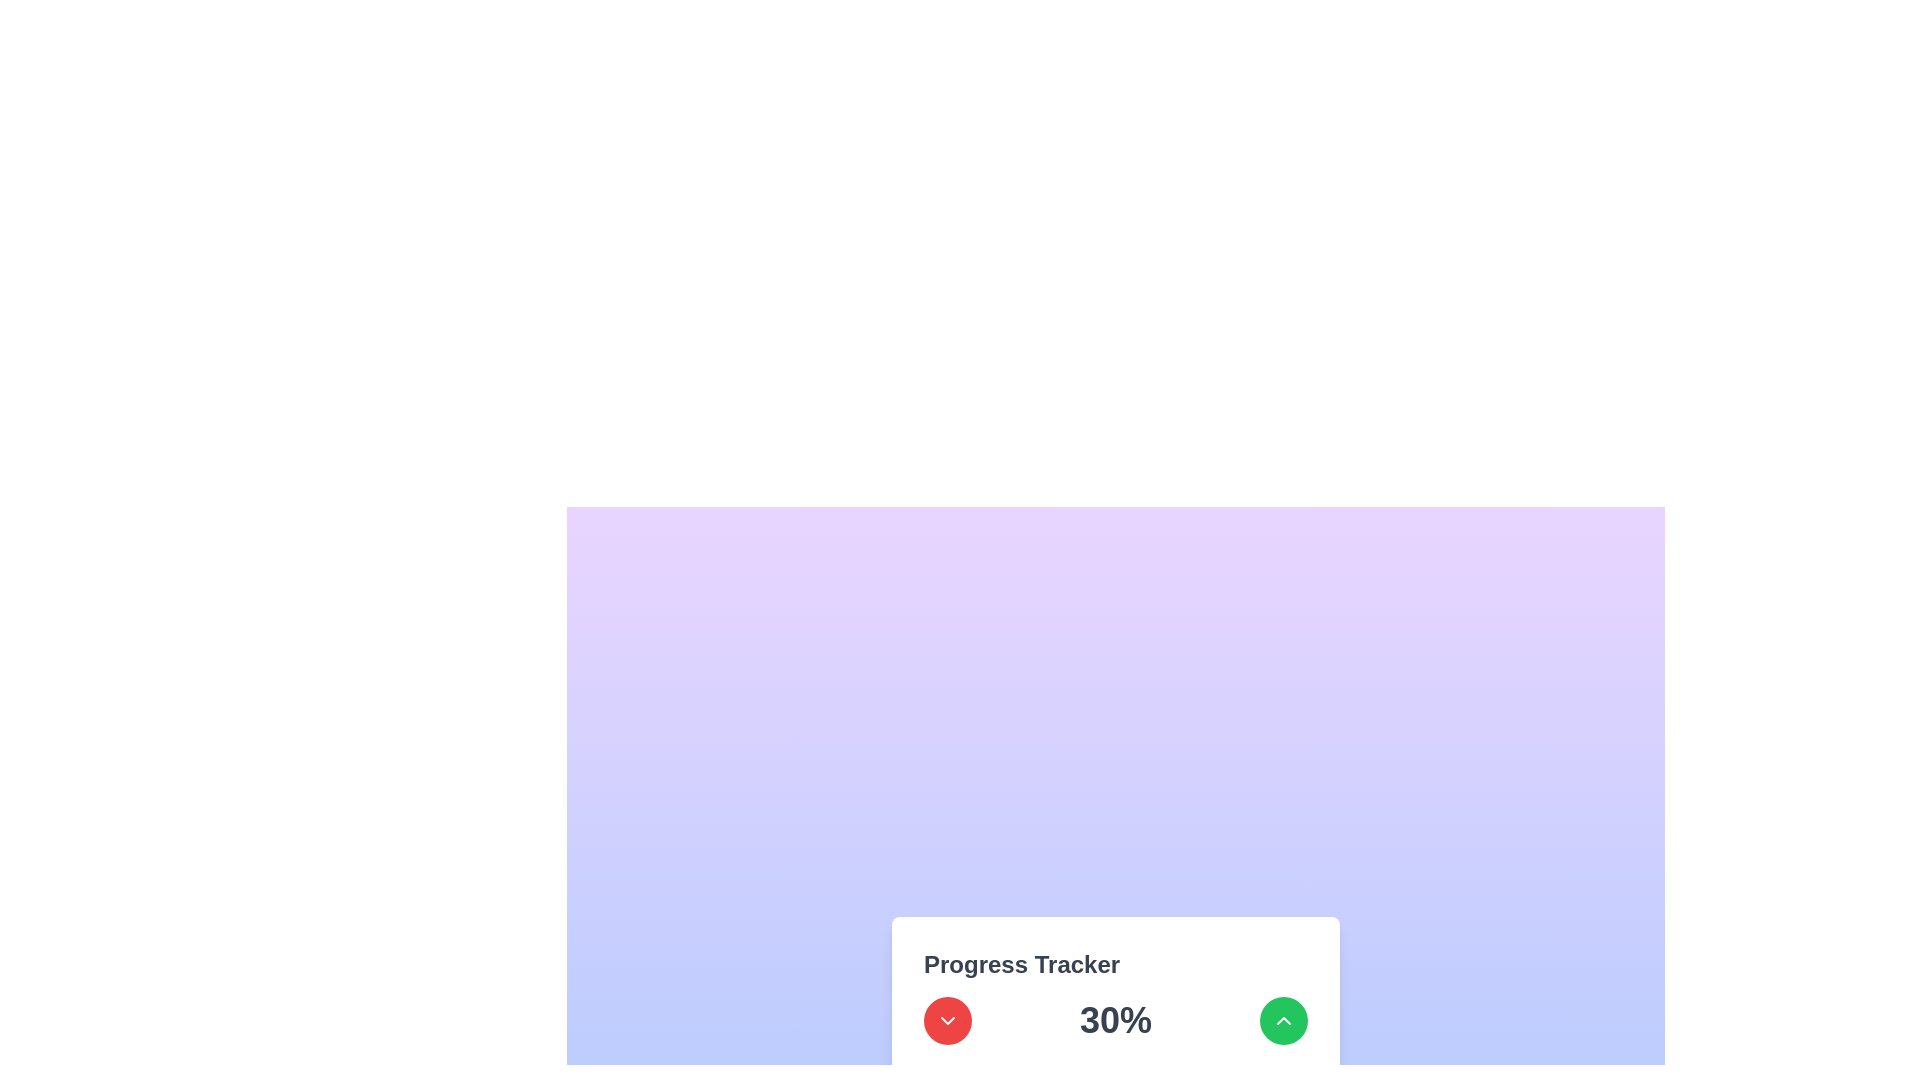 The image size is (1920, 1080). I want to click on the downward-pointing chevron icon with a red circular background, located to the left of 'Progress Tracker's' content, so click(947, 1021).